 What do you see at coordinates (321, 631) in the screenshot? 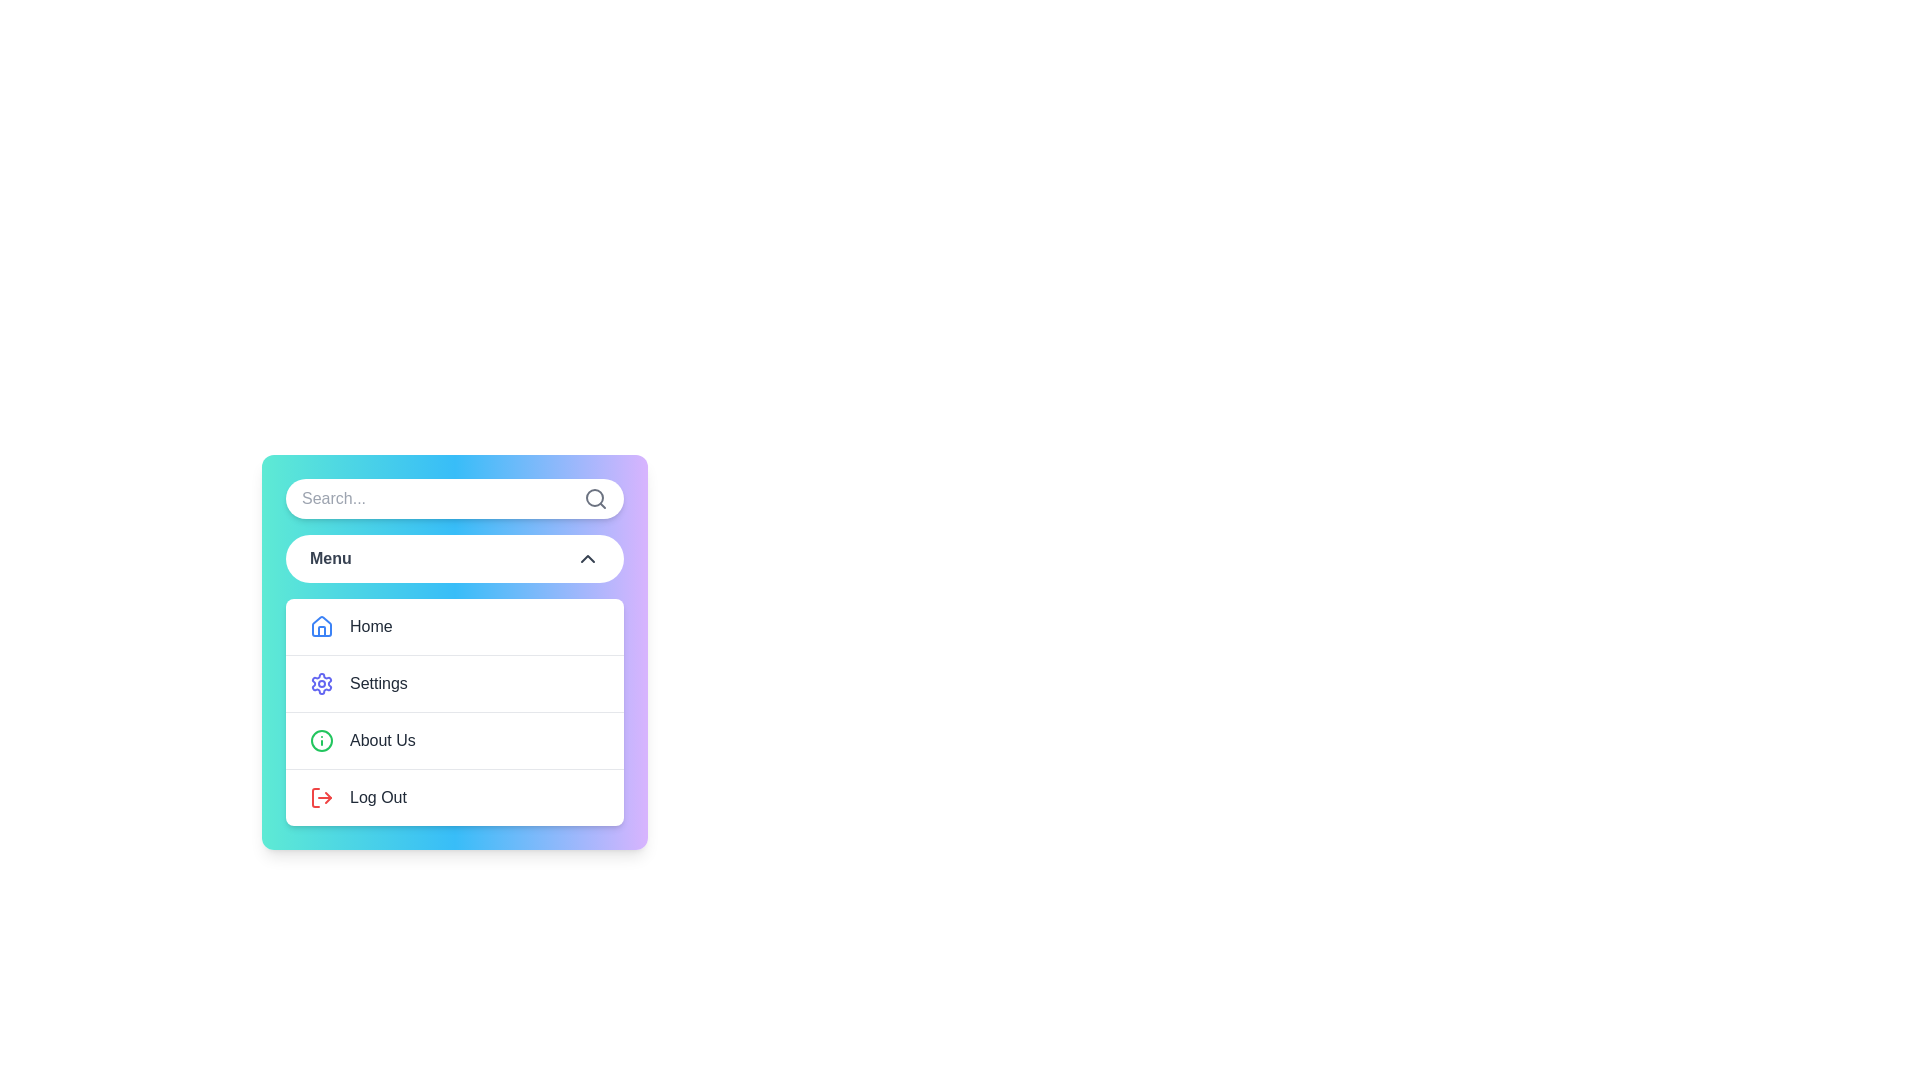
I see `the small blue house-shaped icon representing the Home option in the vertical menu located below the search bar` at bounding box center [321, 631].